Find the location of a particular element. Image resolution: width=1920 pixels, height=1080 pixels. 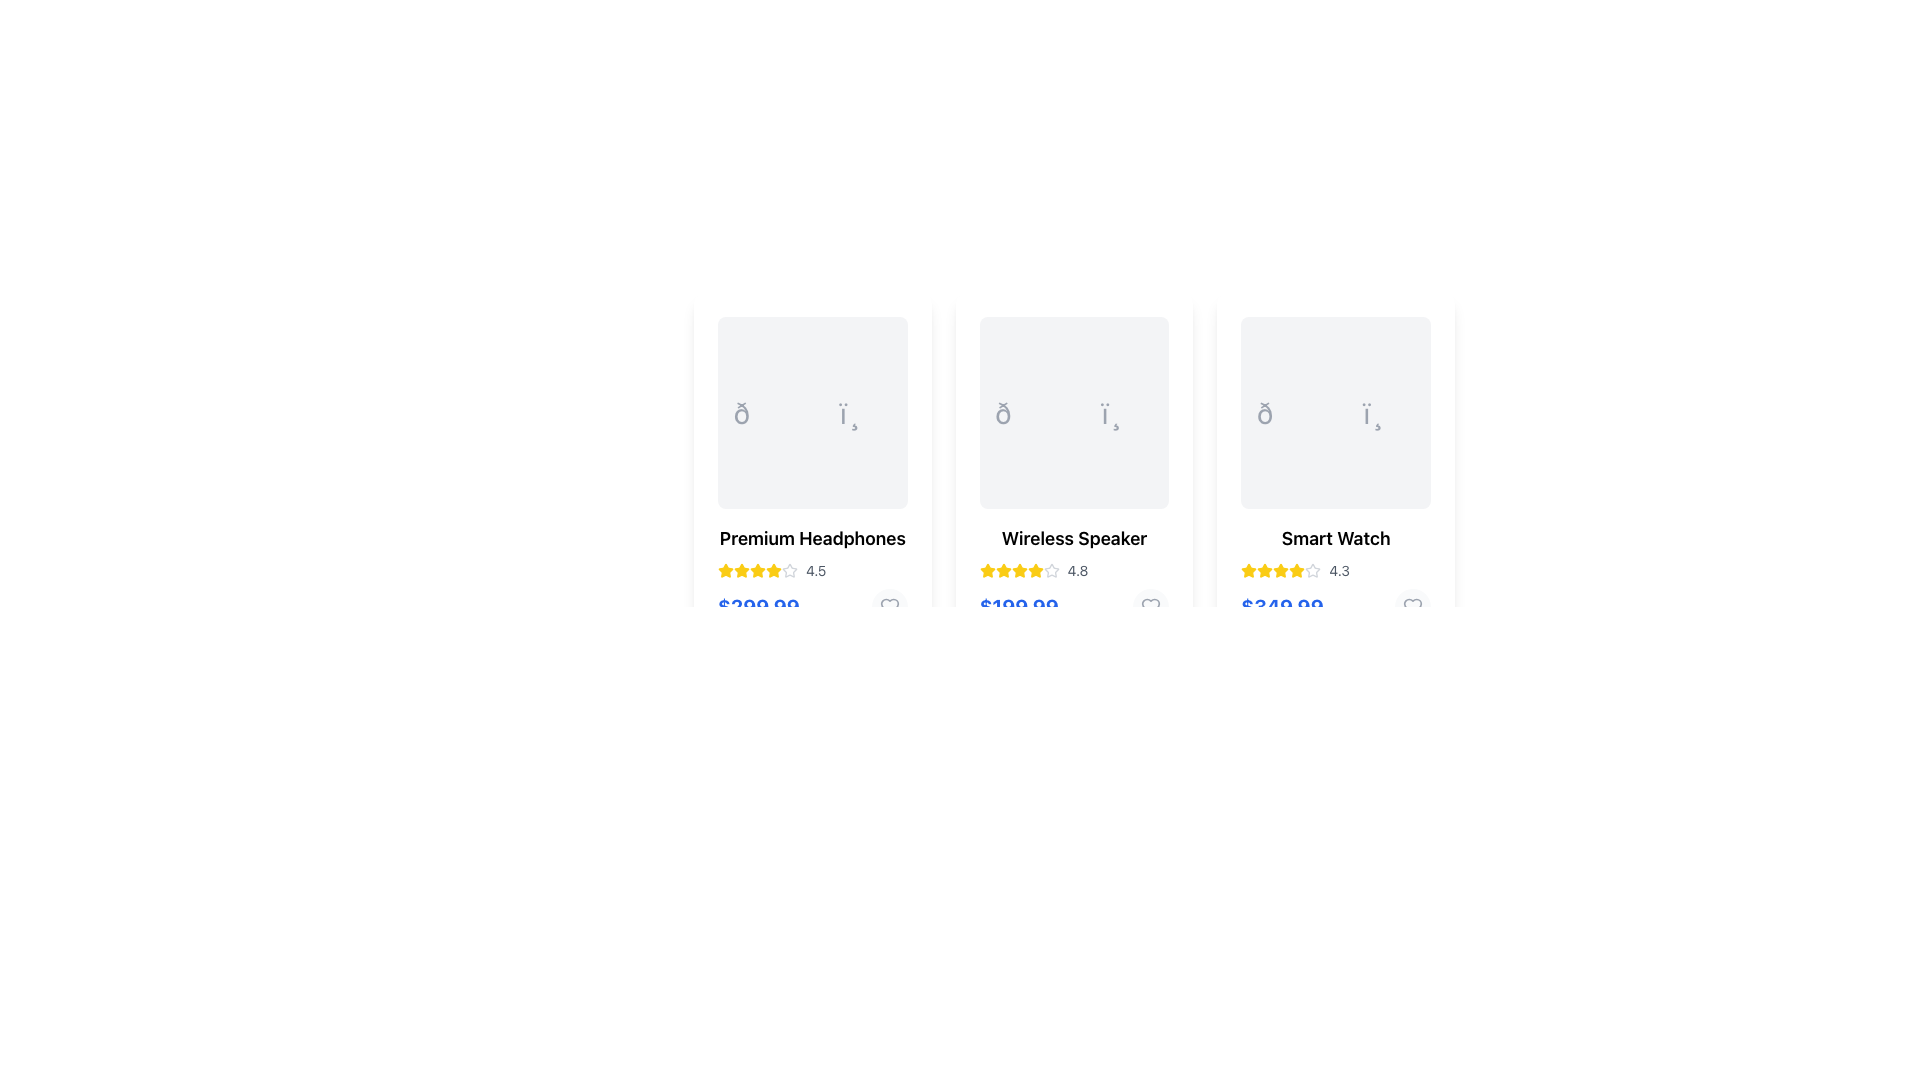

numerical rating displayed in the rating widget for the 'Smart Watch' product, which shows a value of '4.3' is located at coordinates (1336, 570).